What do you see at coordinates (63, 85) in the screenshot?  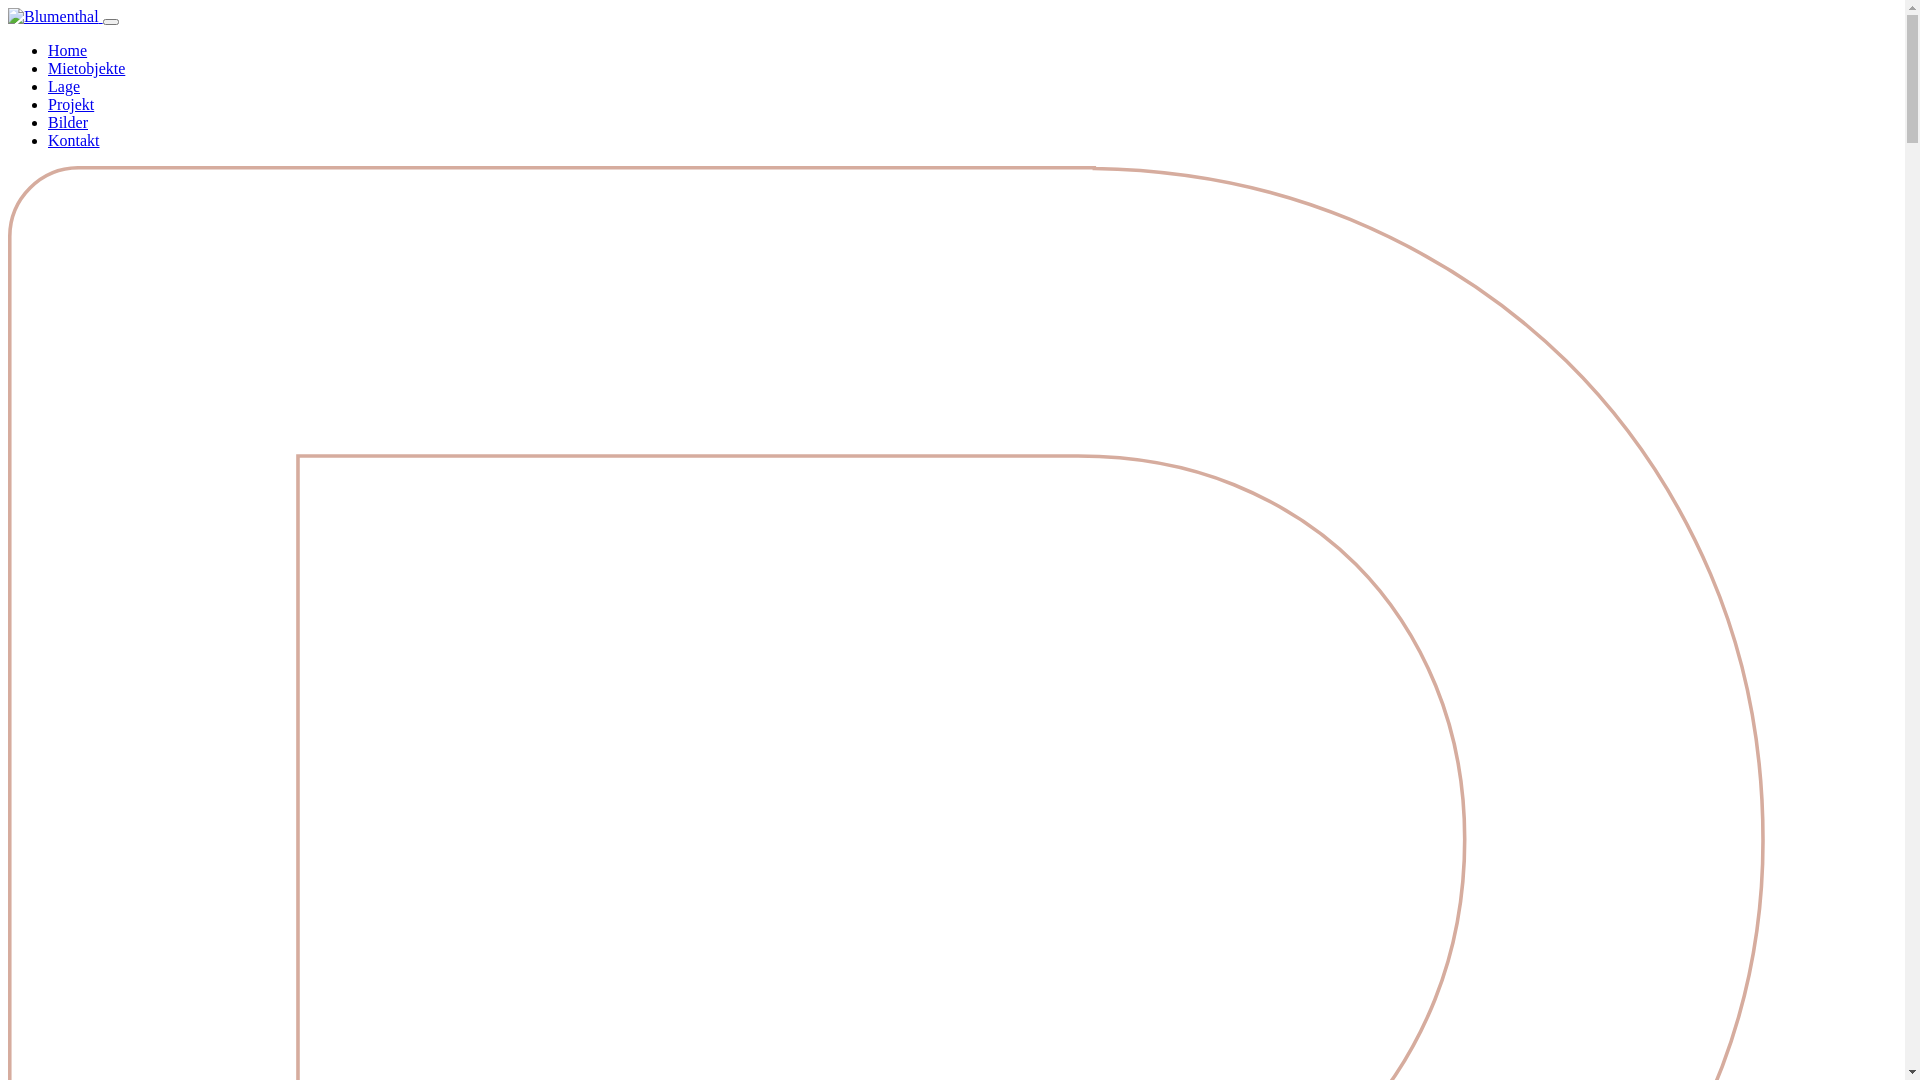 I see `'Lage'` at bounding box center [63, 85].